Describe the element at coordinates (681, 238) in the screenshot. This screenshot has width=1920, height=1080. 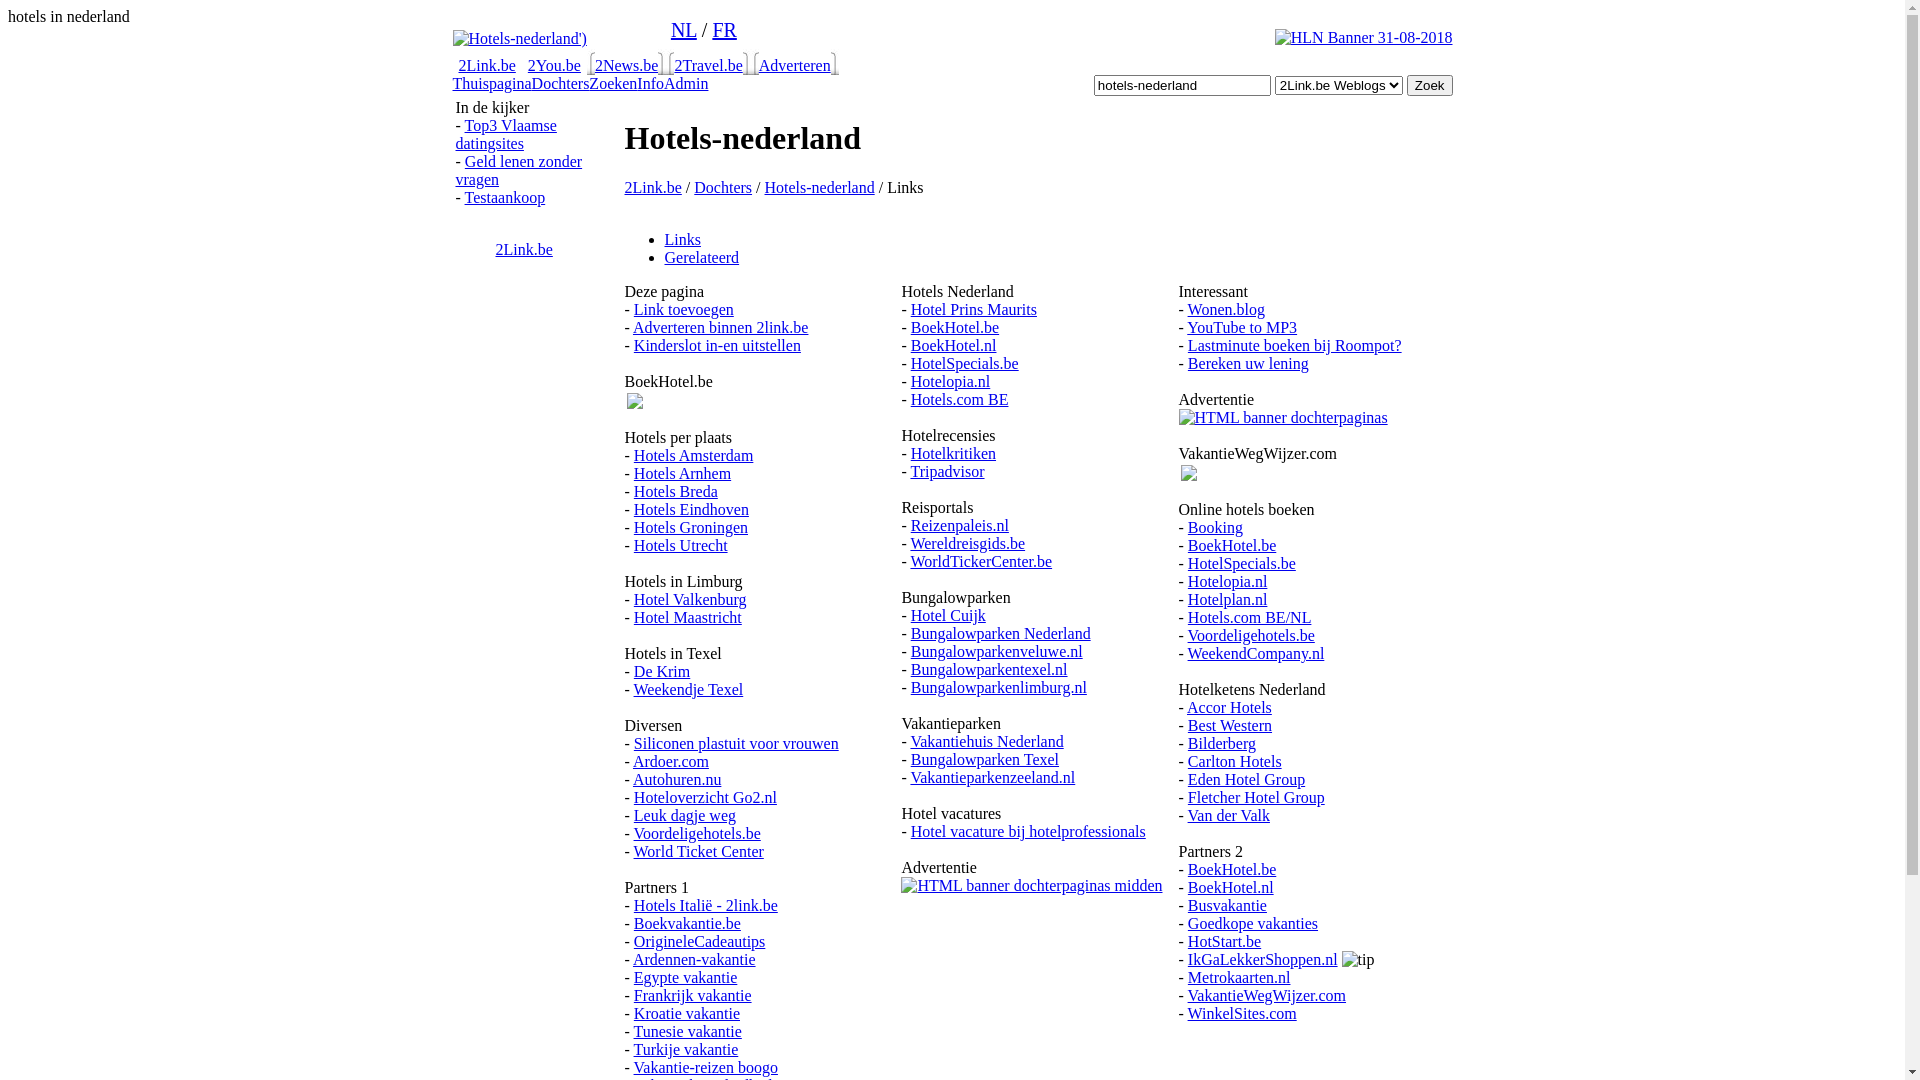
I see `'Links'` at that location.